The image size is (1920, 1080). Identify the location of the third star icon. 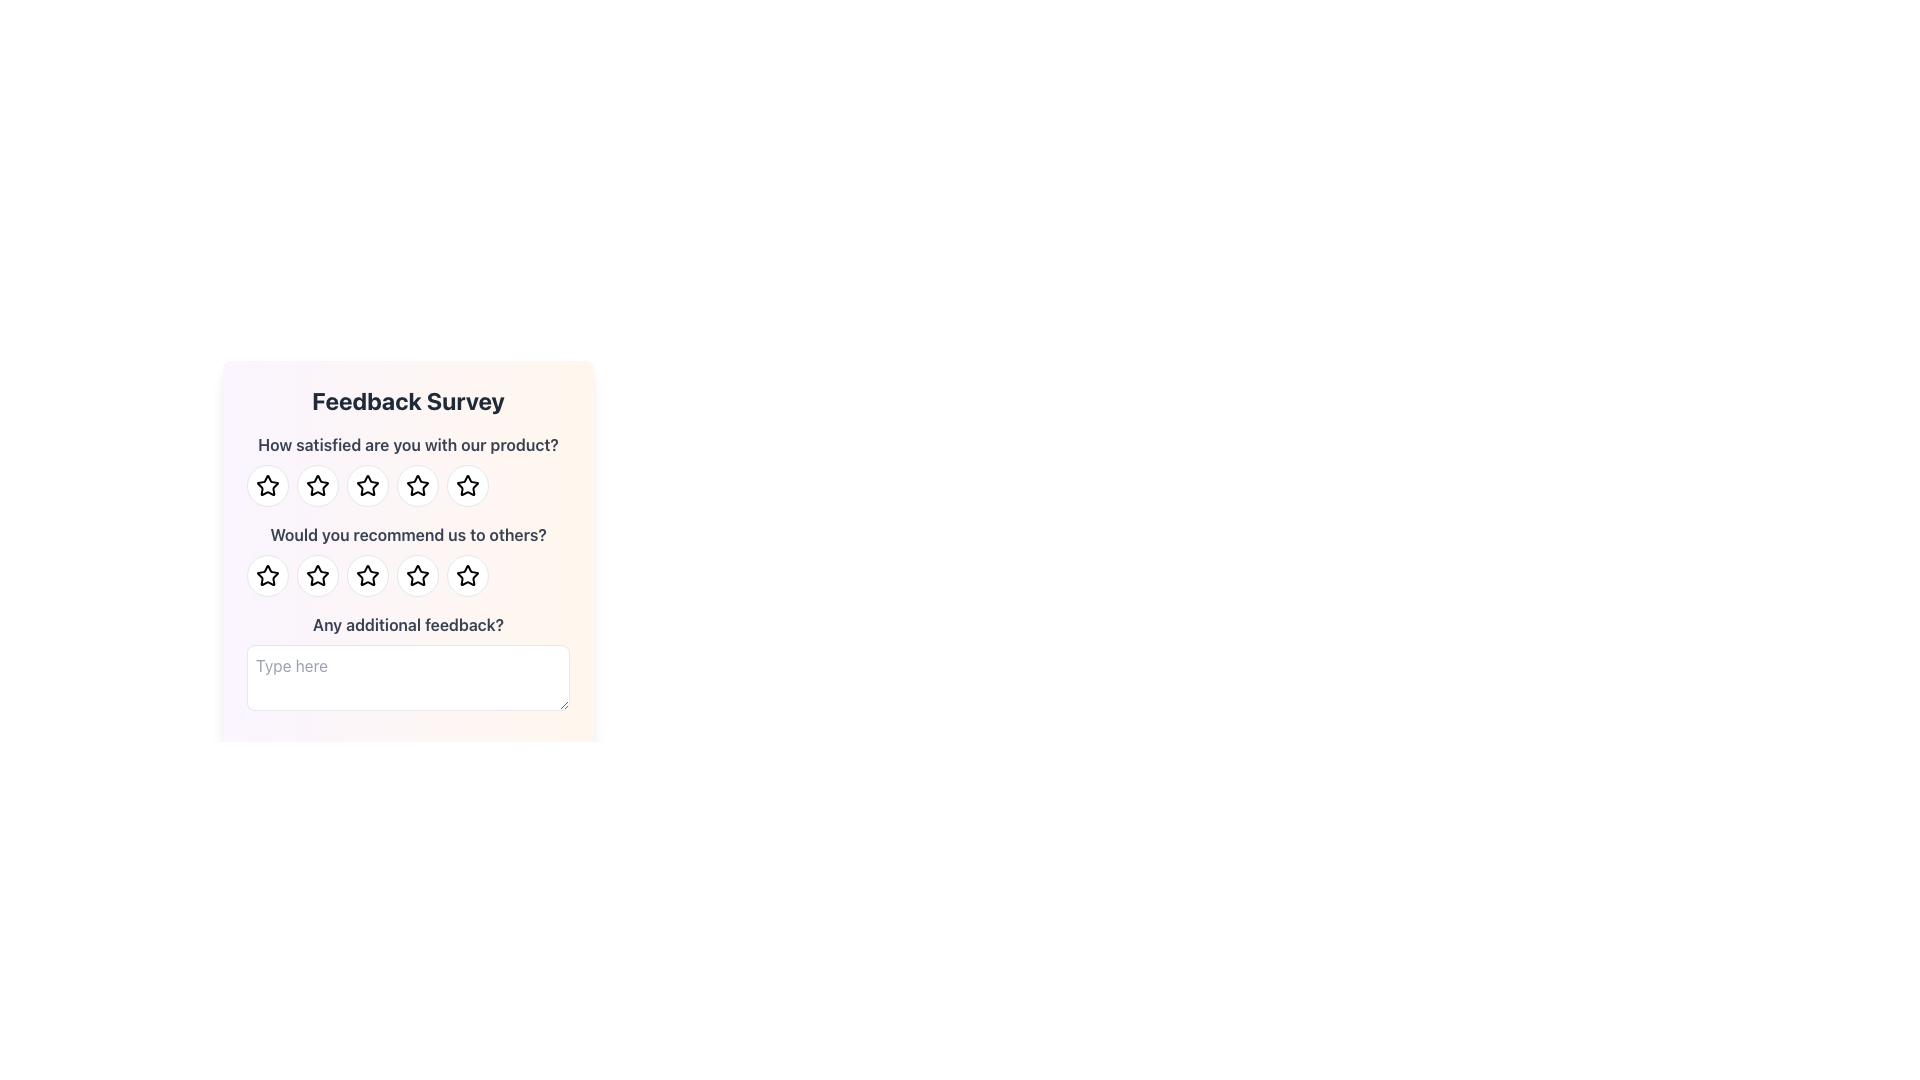
(368, 575).